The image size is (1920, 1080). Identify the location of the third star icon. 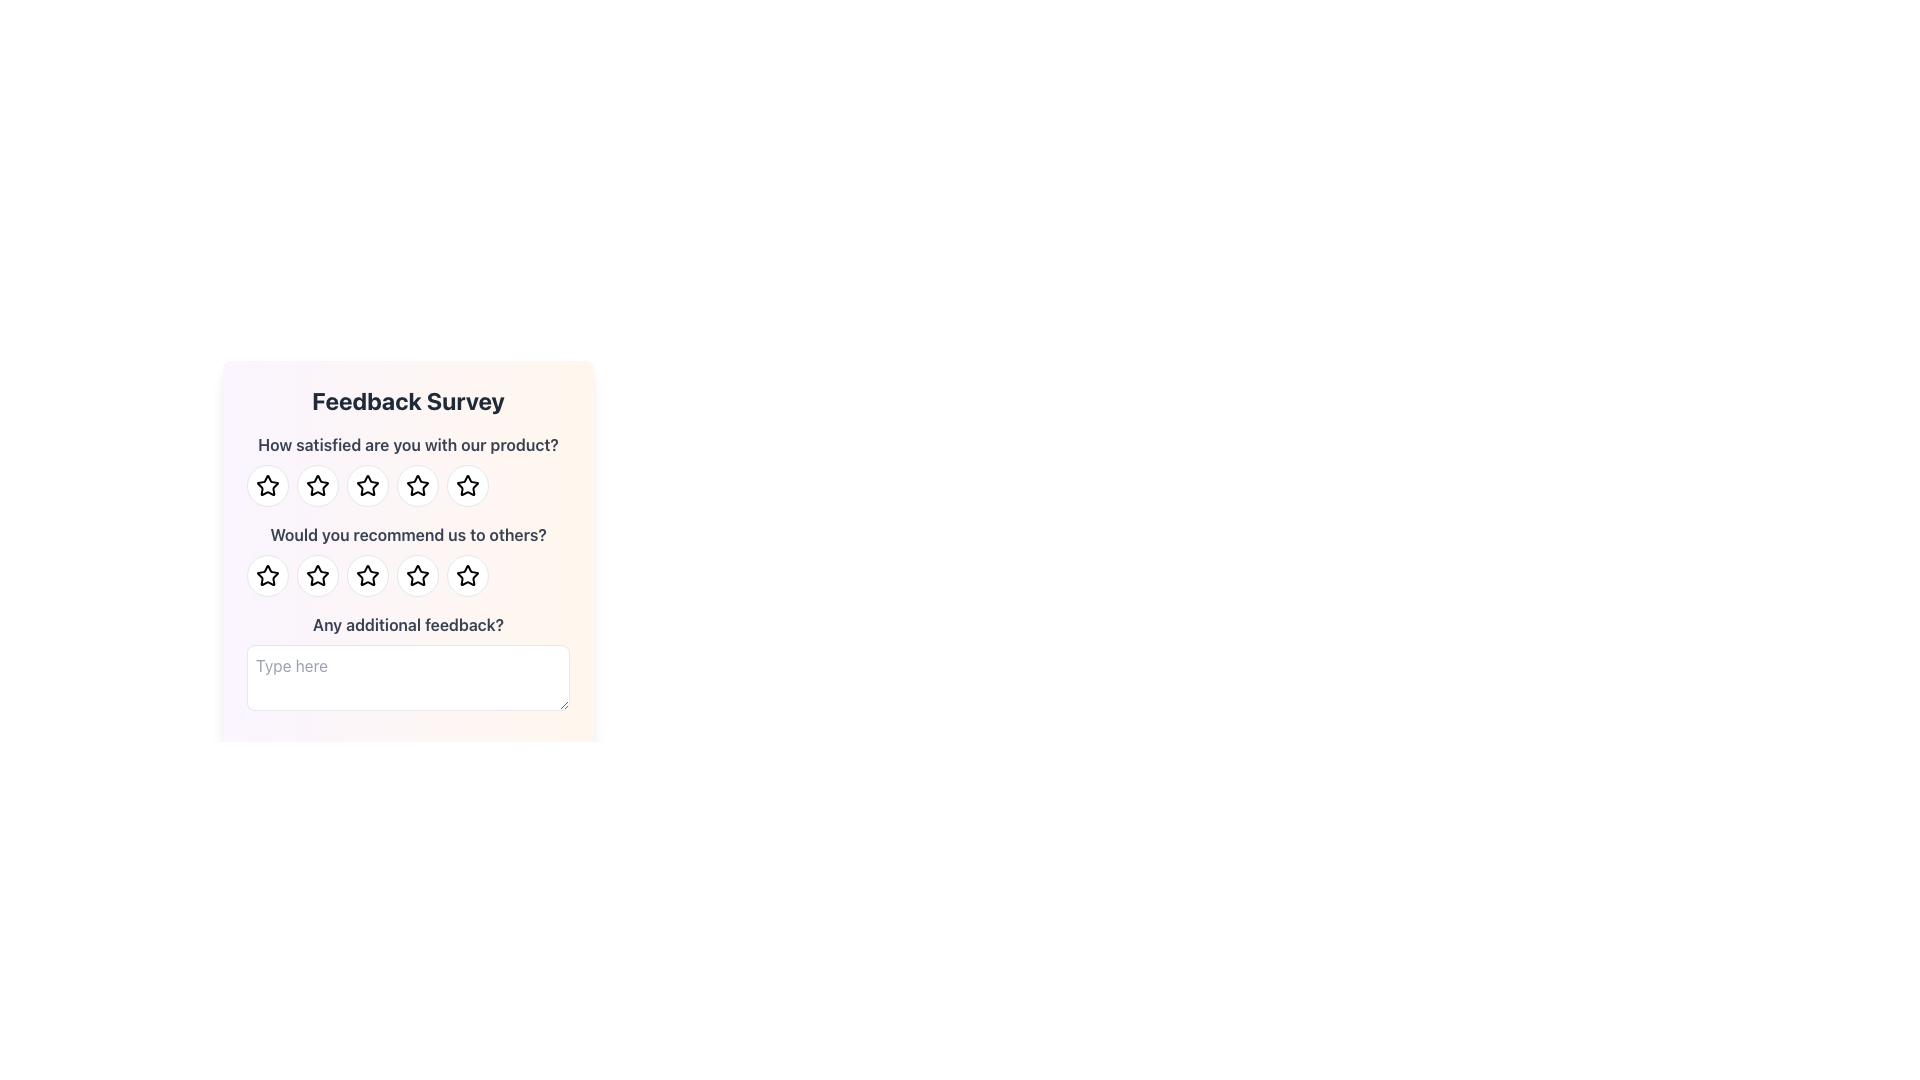
(368, 575).